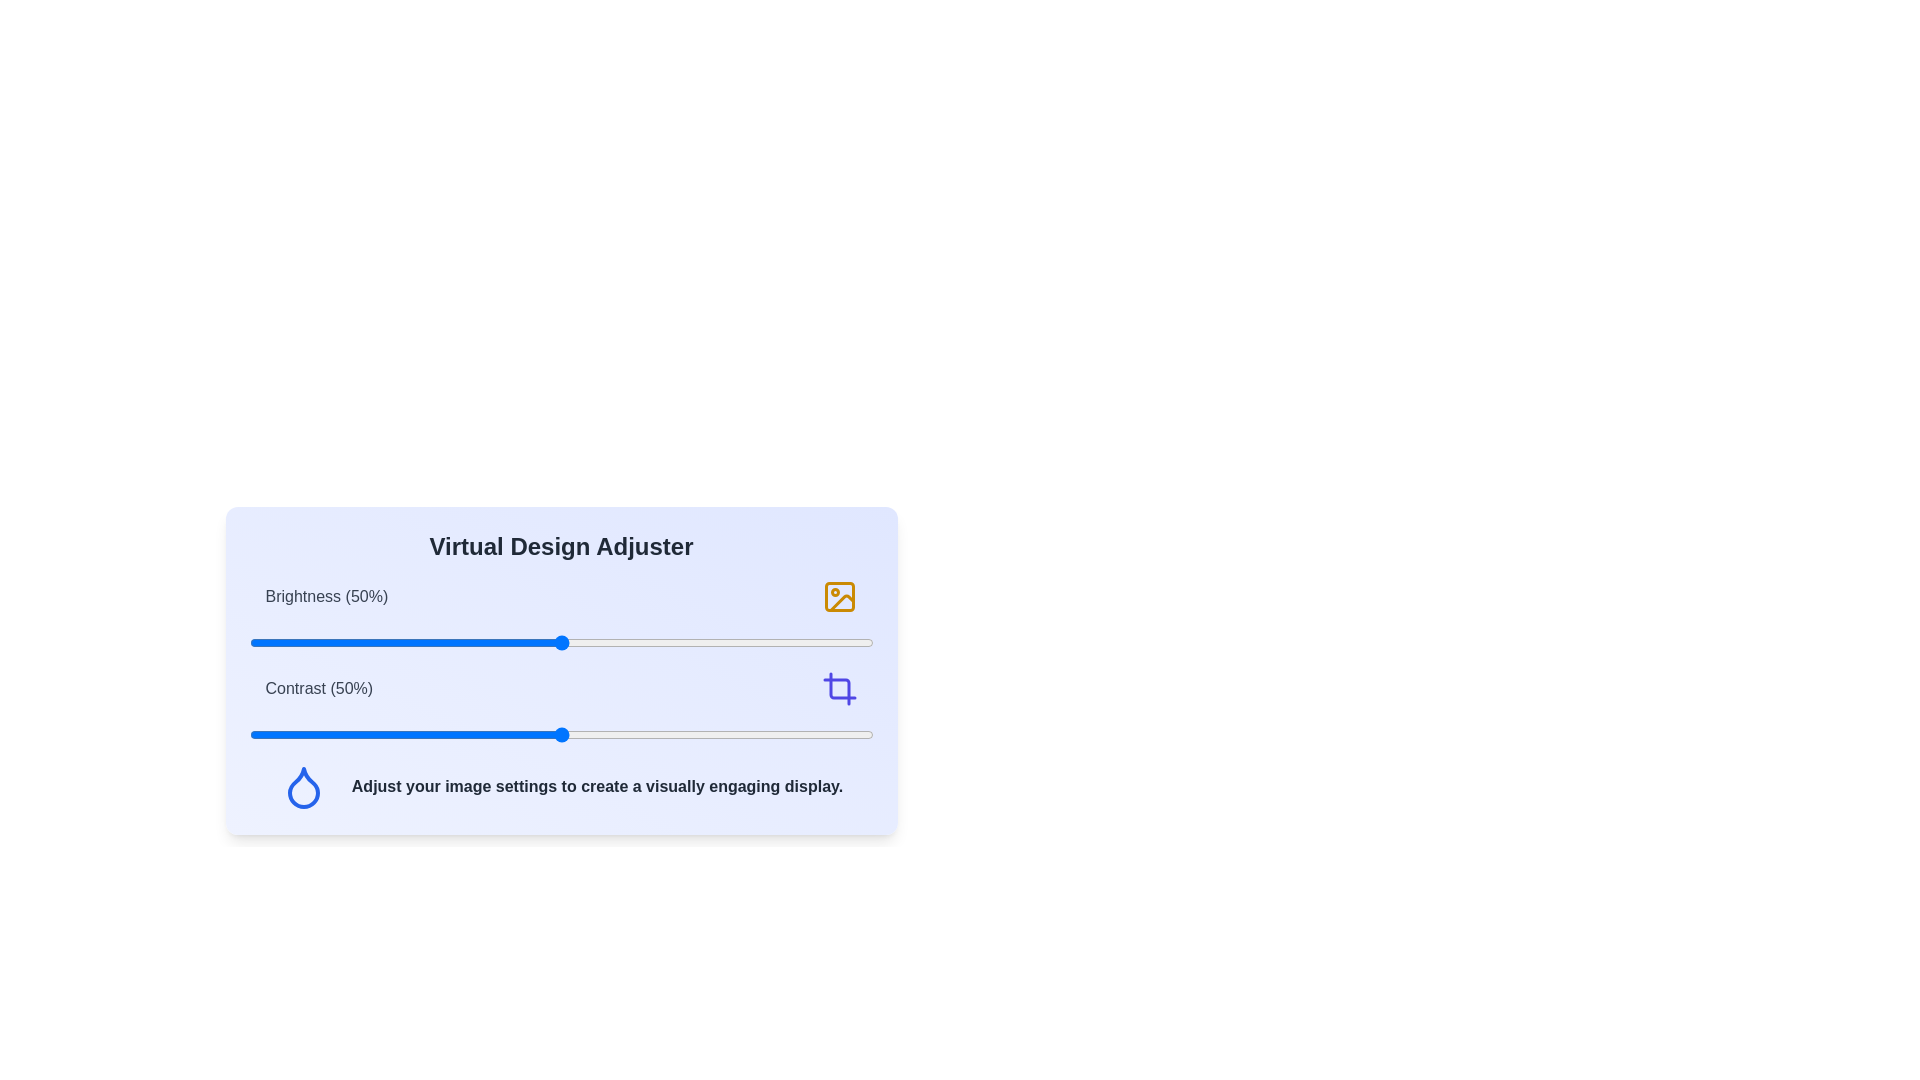 Image resolution: width=1920 pixels, height=1080 pixels. Describe the element at coordinates (555, 643) in the screenshot. I see `the brightness slider to 49%` at that location.